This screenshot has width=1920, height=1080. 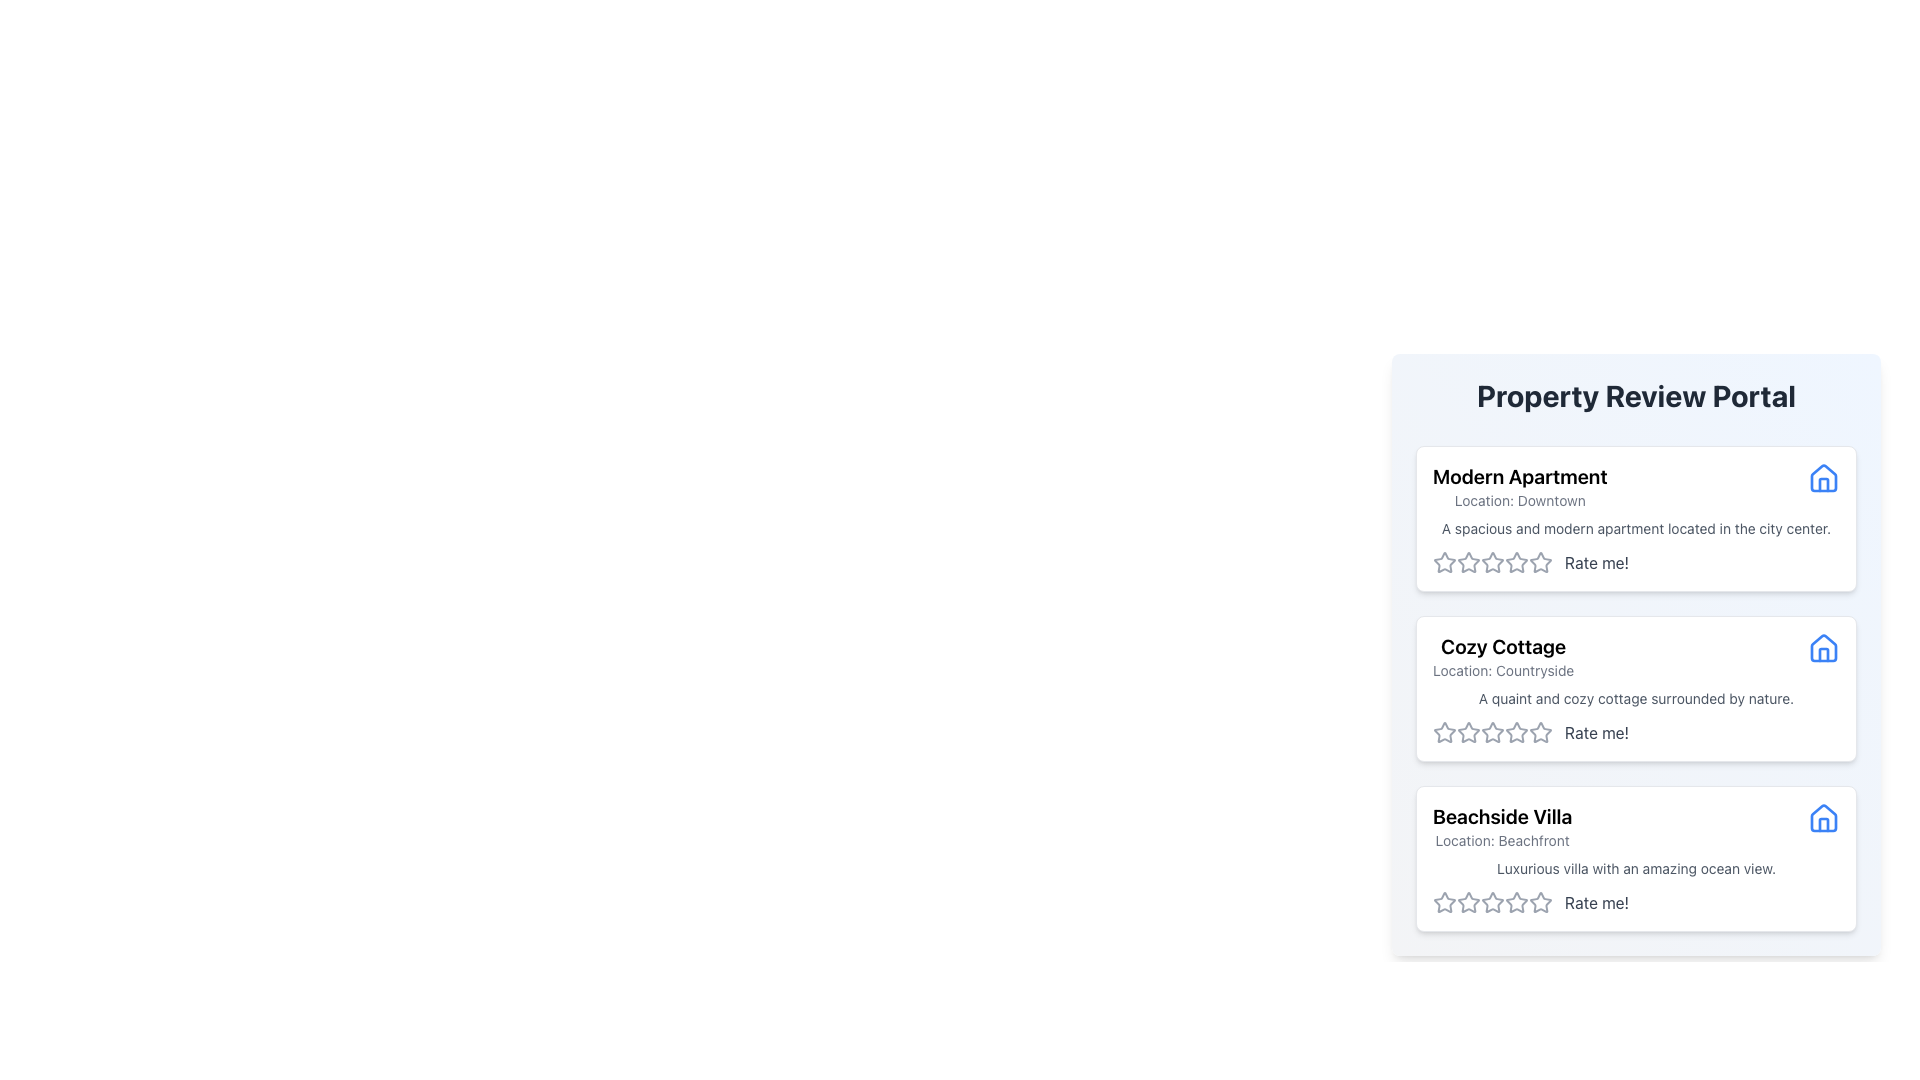 What do you see at coordinates (1636, 697) in the screenshot?
I see `text field displaying the description 'A quaint and cozy cottage surrounded by nature.' located within the 'Cozy Cottage' listing card, positioned below the 'Location: Countryside' text and above the rating stars section` at bounding box center [1636, 697].